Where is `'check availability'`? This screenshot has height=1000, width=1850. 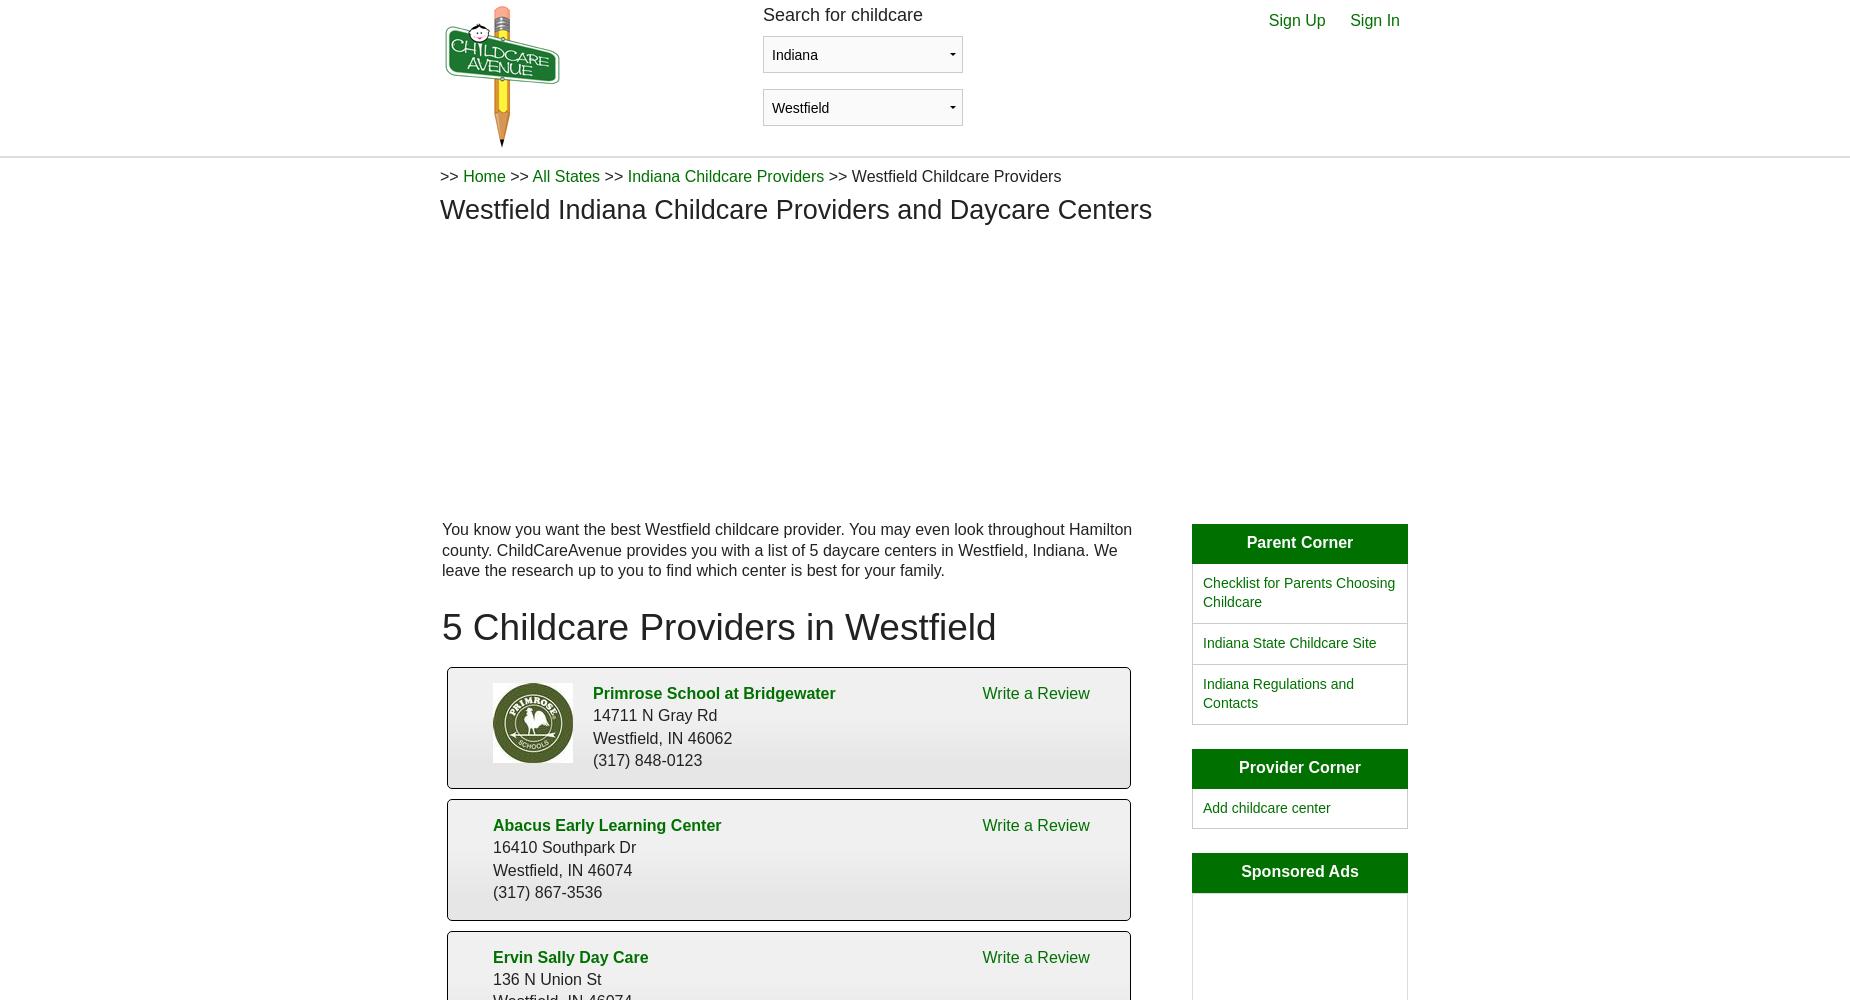
'check availability' is located at coordinates (789, 250).